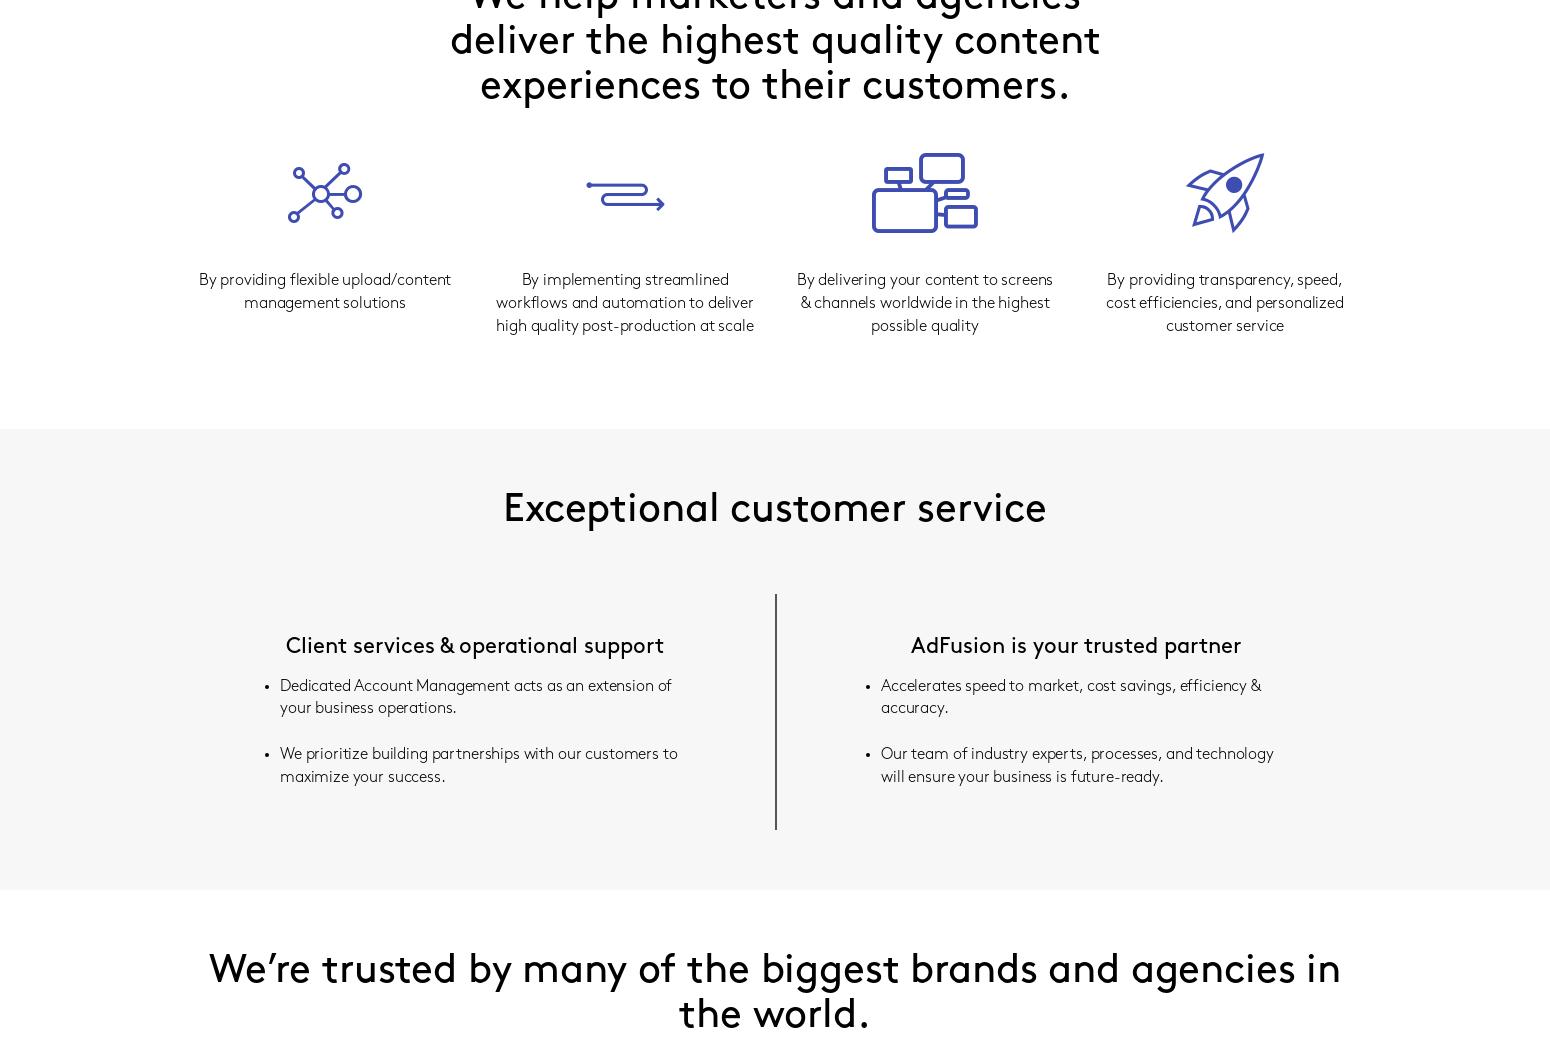 The width and height of the screenshot is (1550, 1046). Describe the element at coordinates (774, 443) in the screenshot. I see `'Ready to learn more about AdFusion?'` at that location.